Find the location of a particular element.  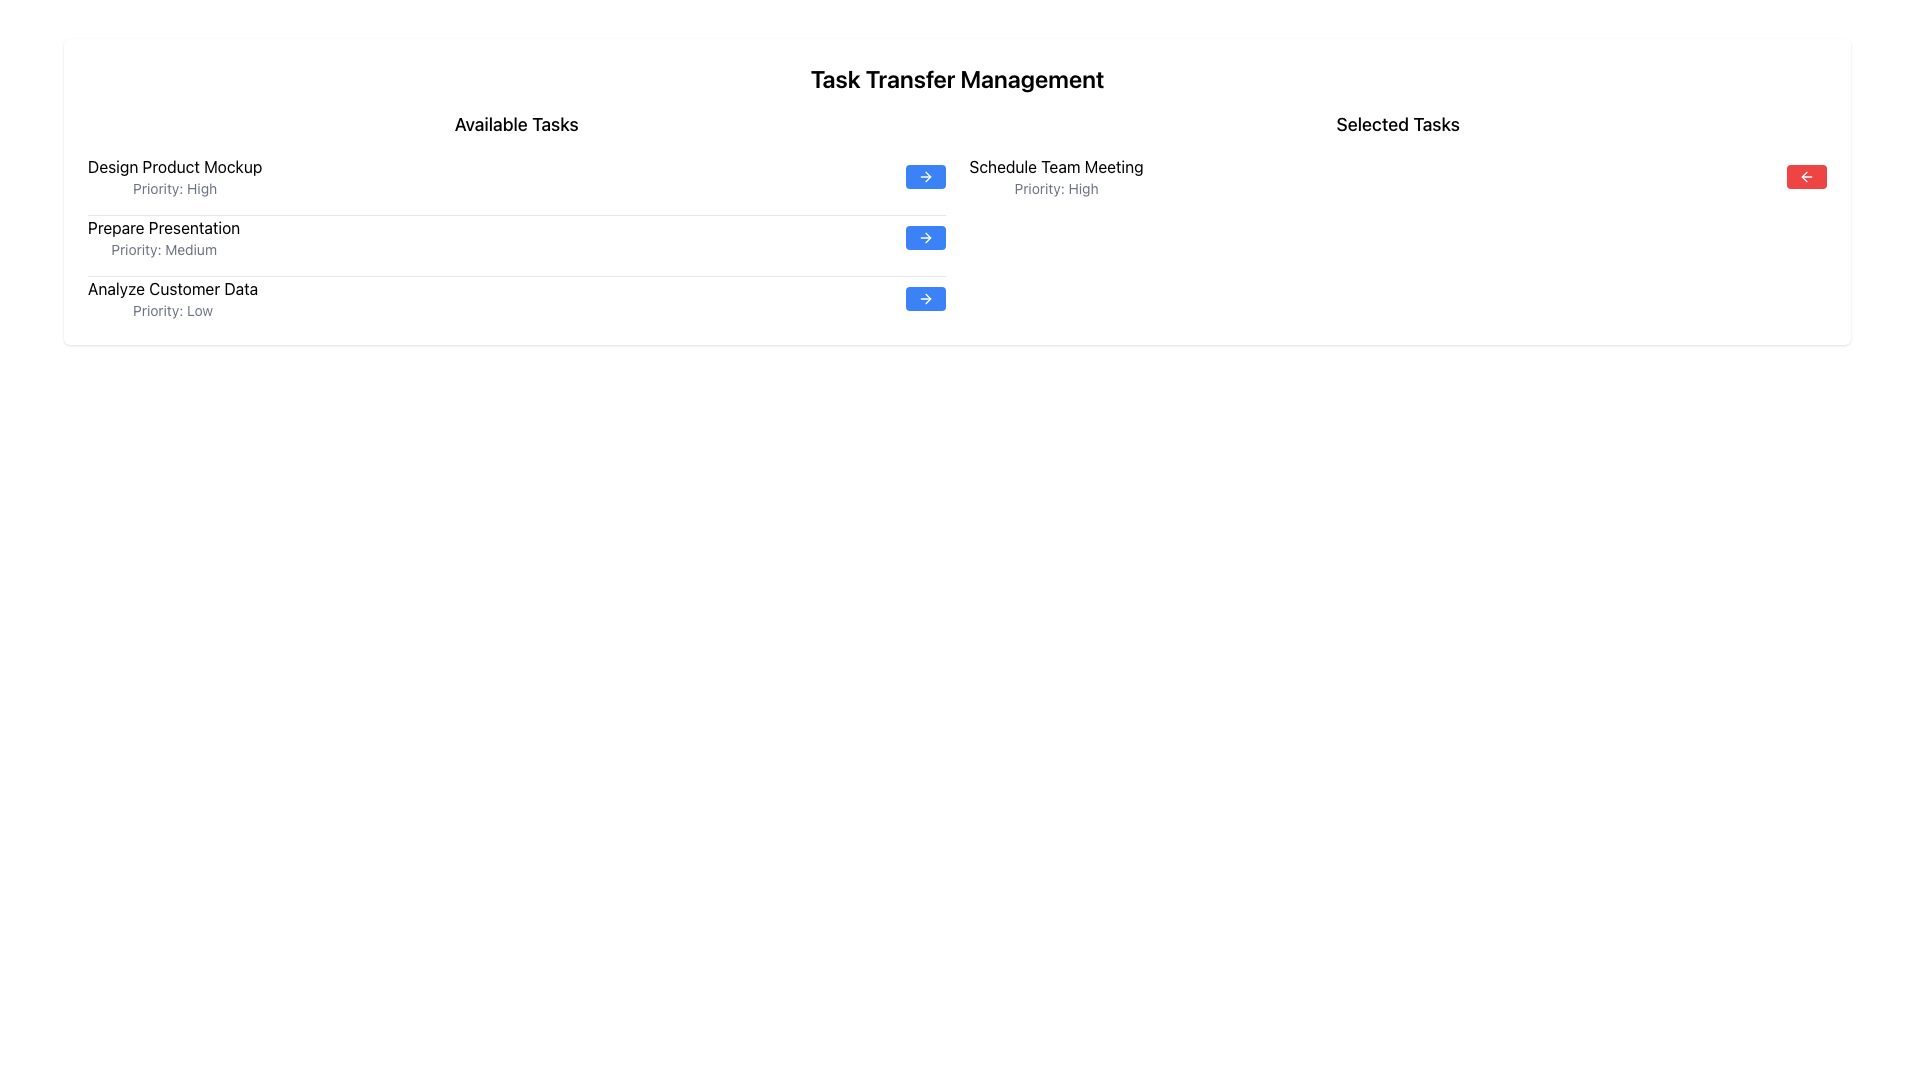

the blue rectangular button with a white right arrow, located next to the 'Prepare Presentation' task in the second row is located at coordinates (924, 237).